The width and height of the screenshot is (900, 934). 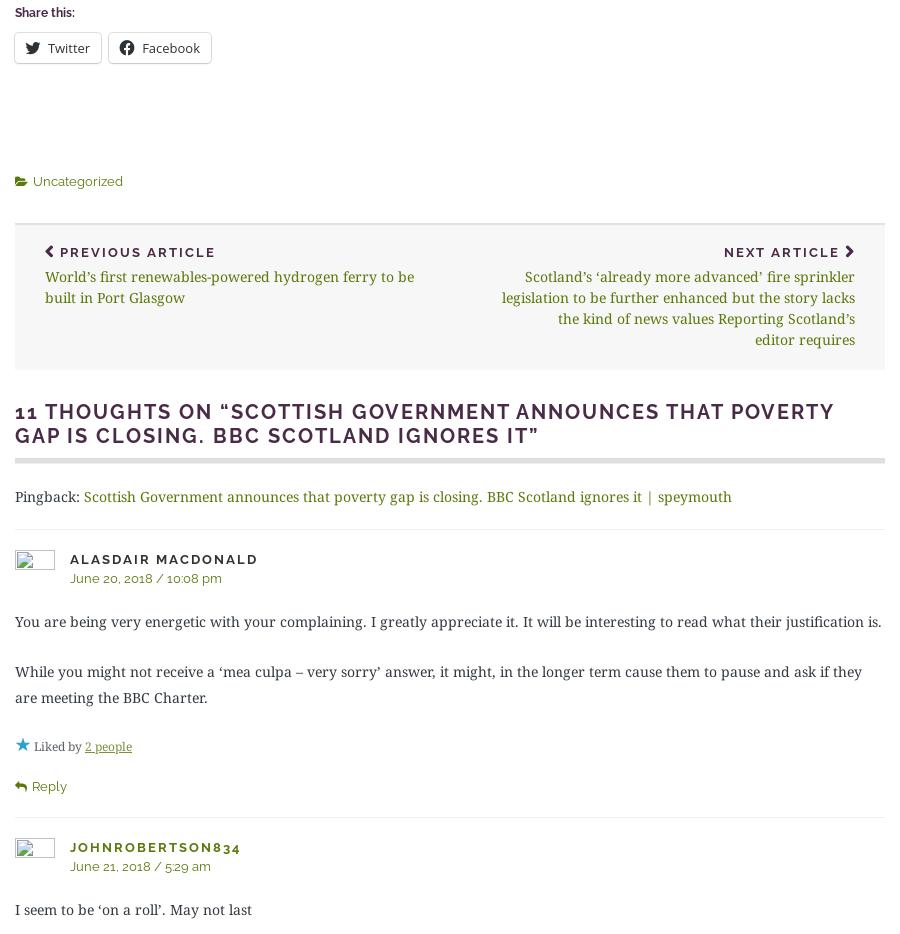 I want to click on 'Alasdair Macdonald', so click(x=163, y=558).